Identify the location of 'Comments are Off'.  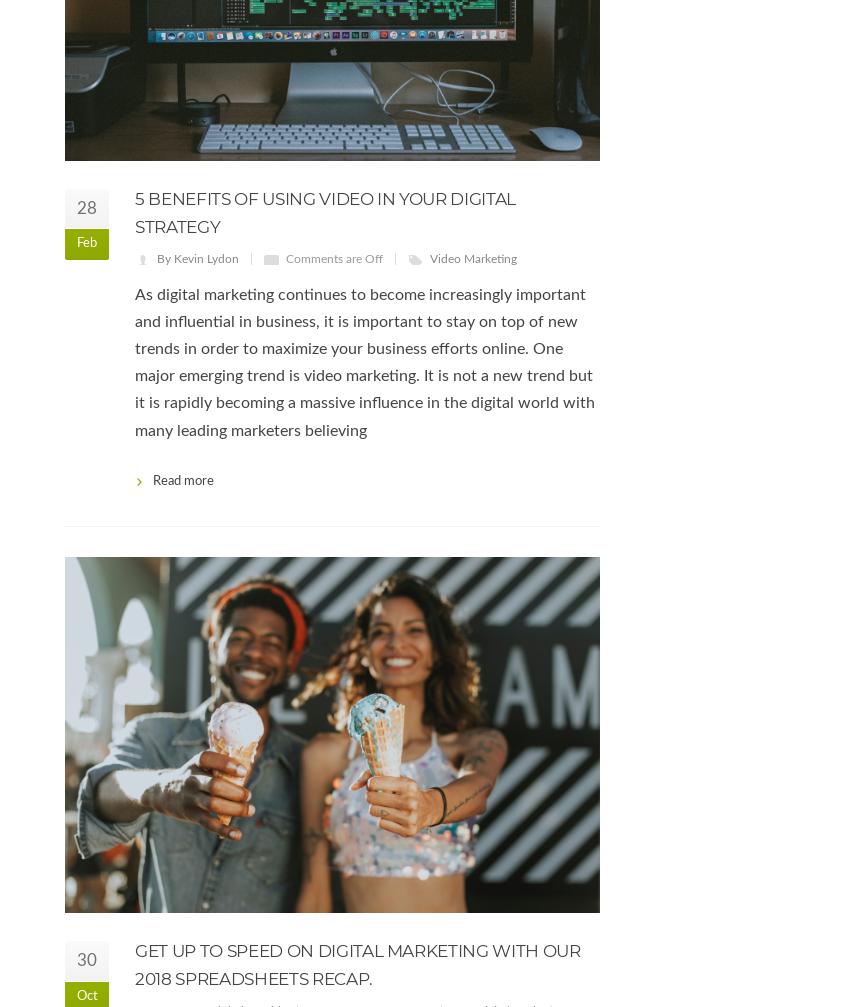
(334, 257).